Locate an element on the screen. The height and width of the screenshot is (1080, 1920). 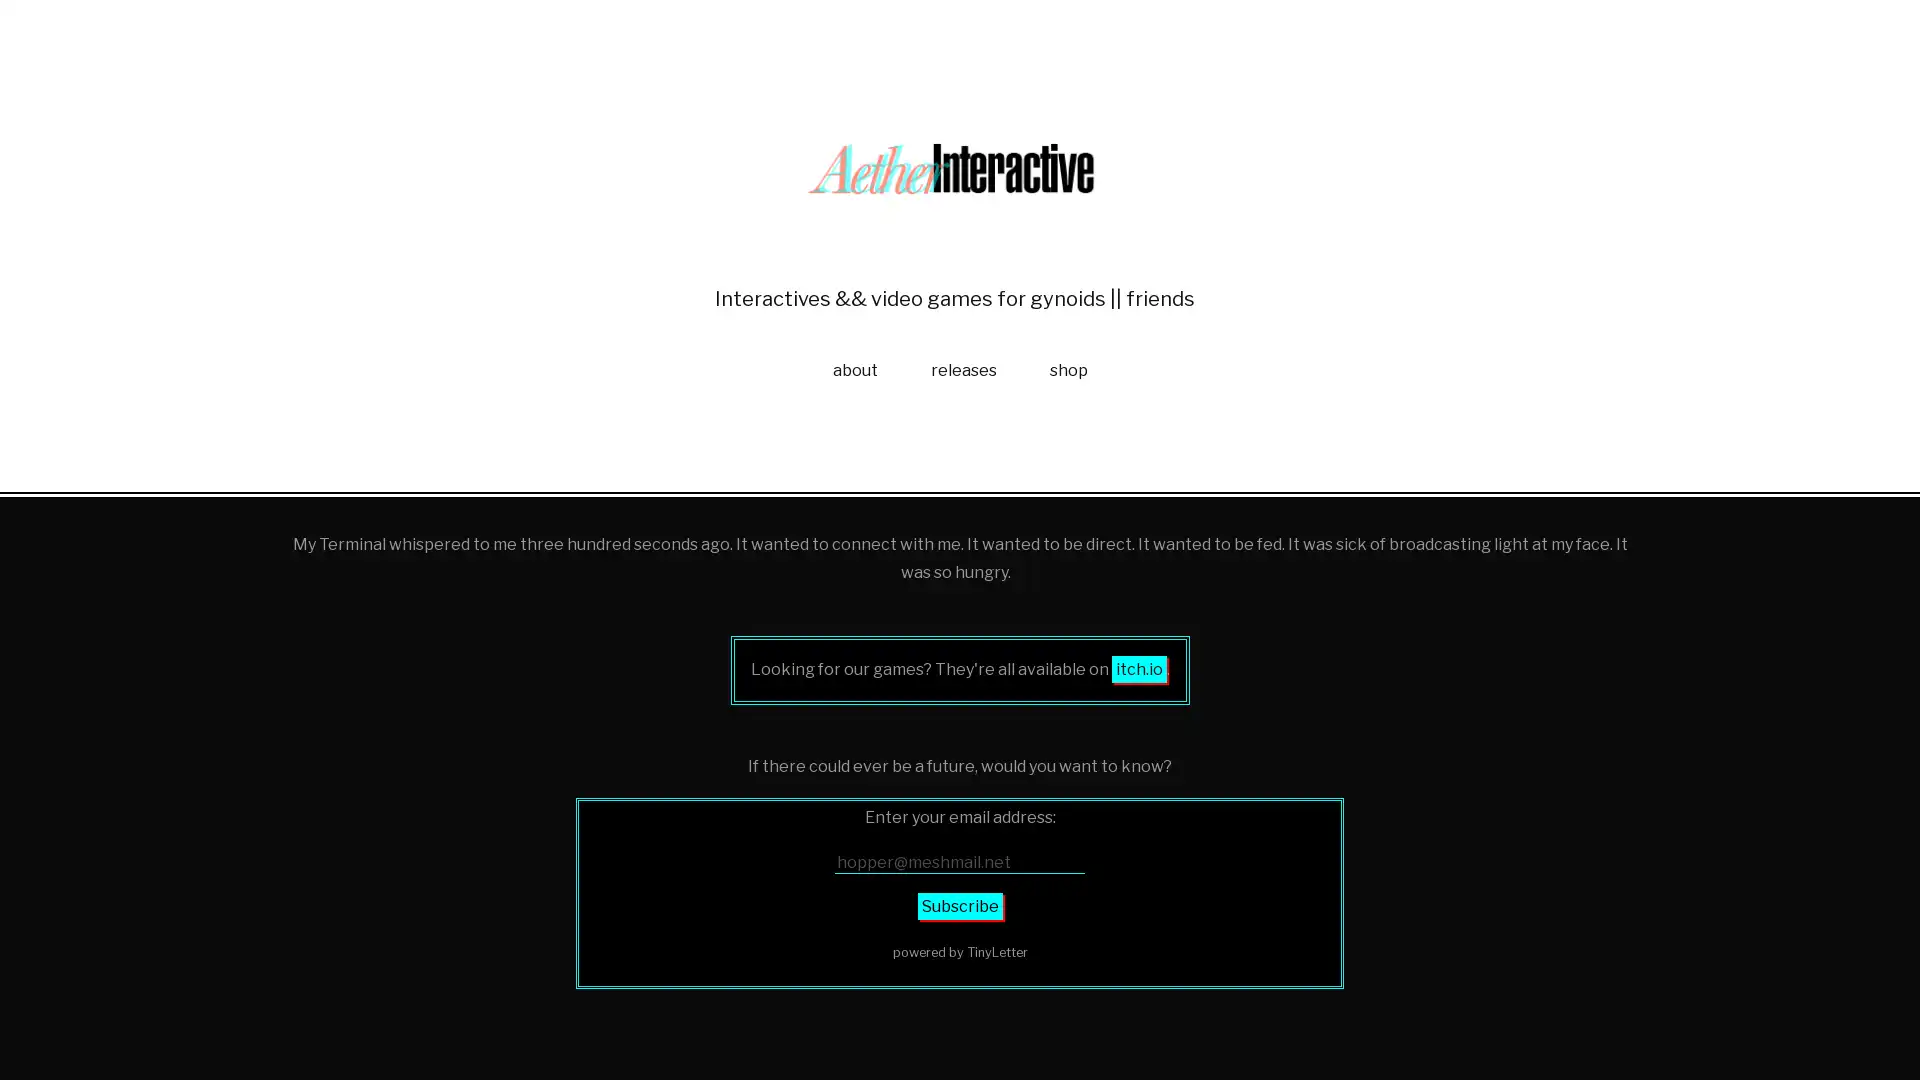
Subscribe is located at coordinates (958, 1049).